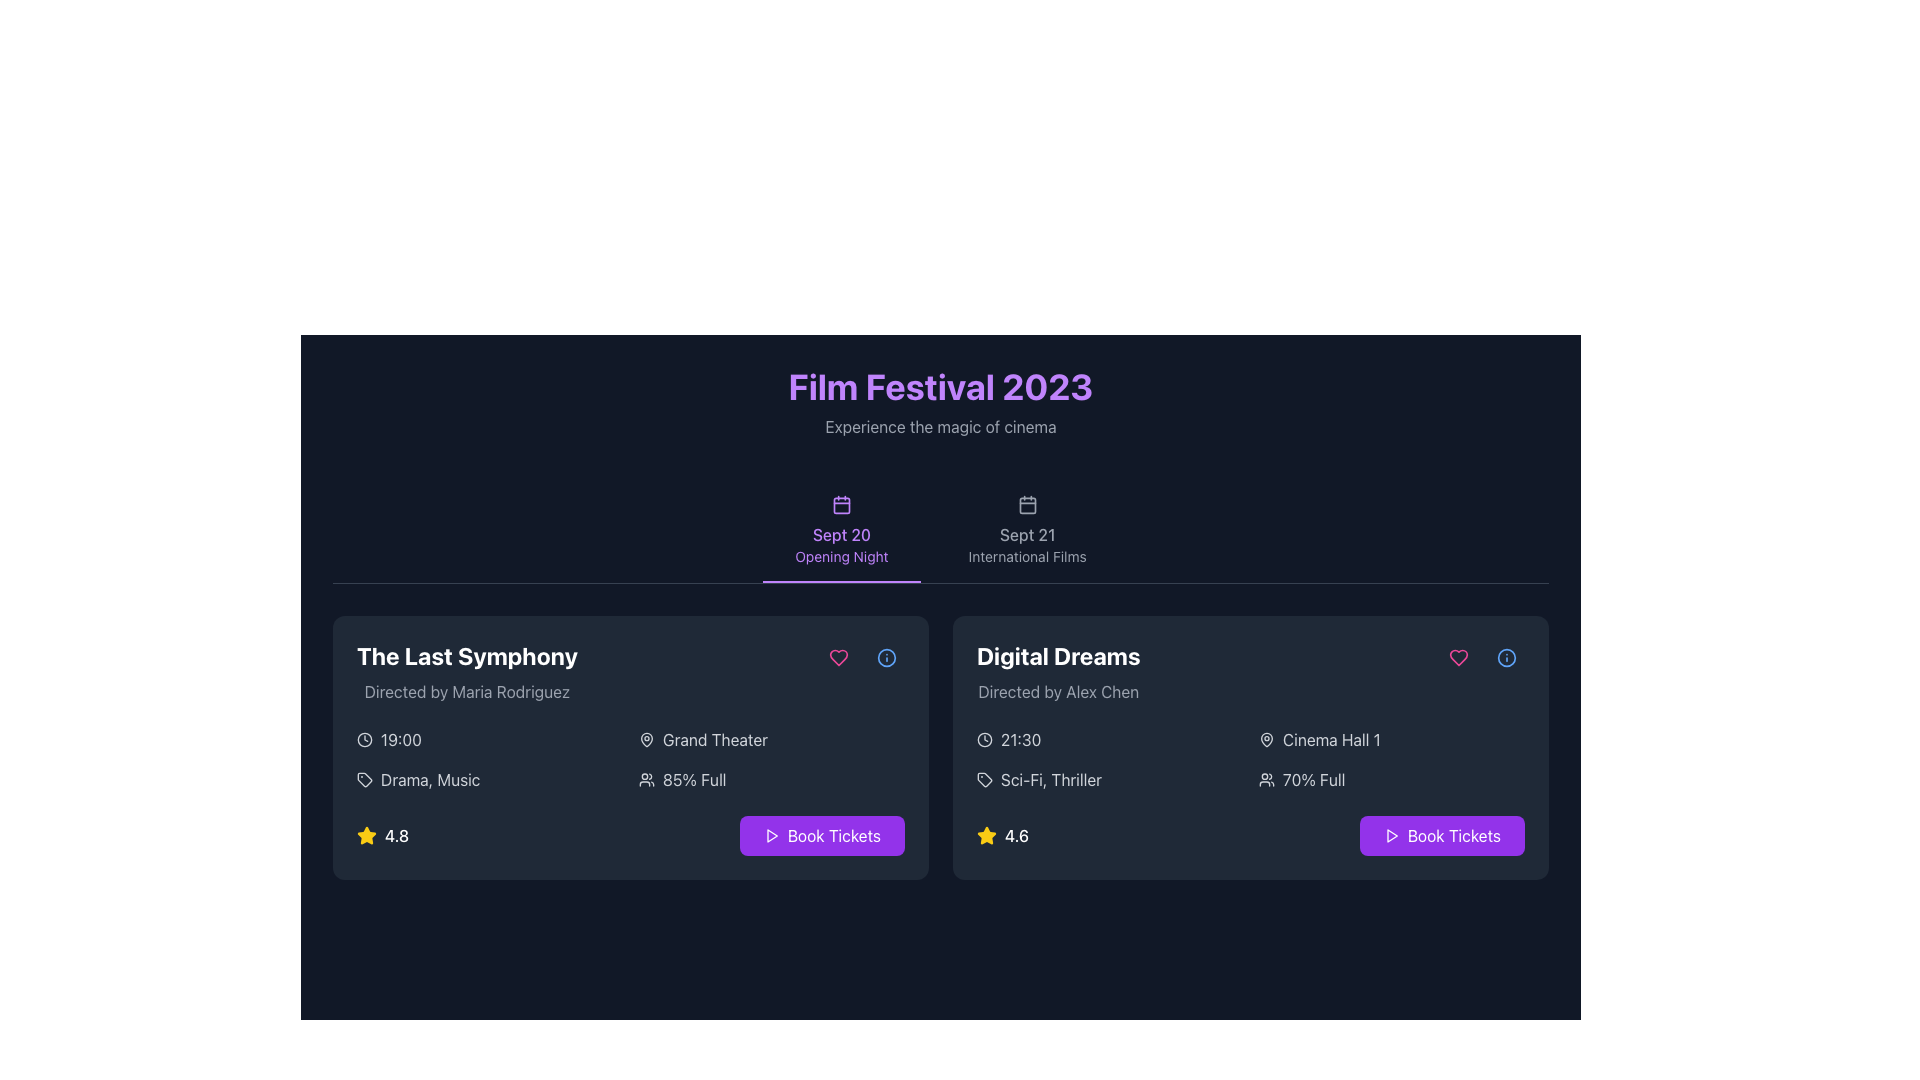 This screenshot has height=1080, width=1920. I want to click on text label that serves as the title of the movie entry, positioned above the subtitle 'Directed by Alex Chen' in the right-hand side movie card section, so click(1057, 655).